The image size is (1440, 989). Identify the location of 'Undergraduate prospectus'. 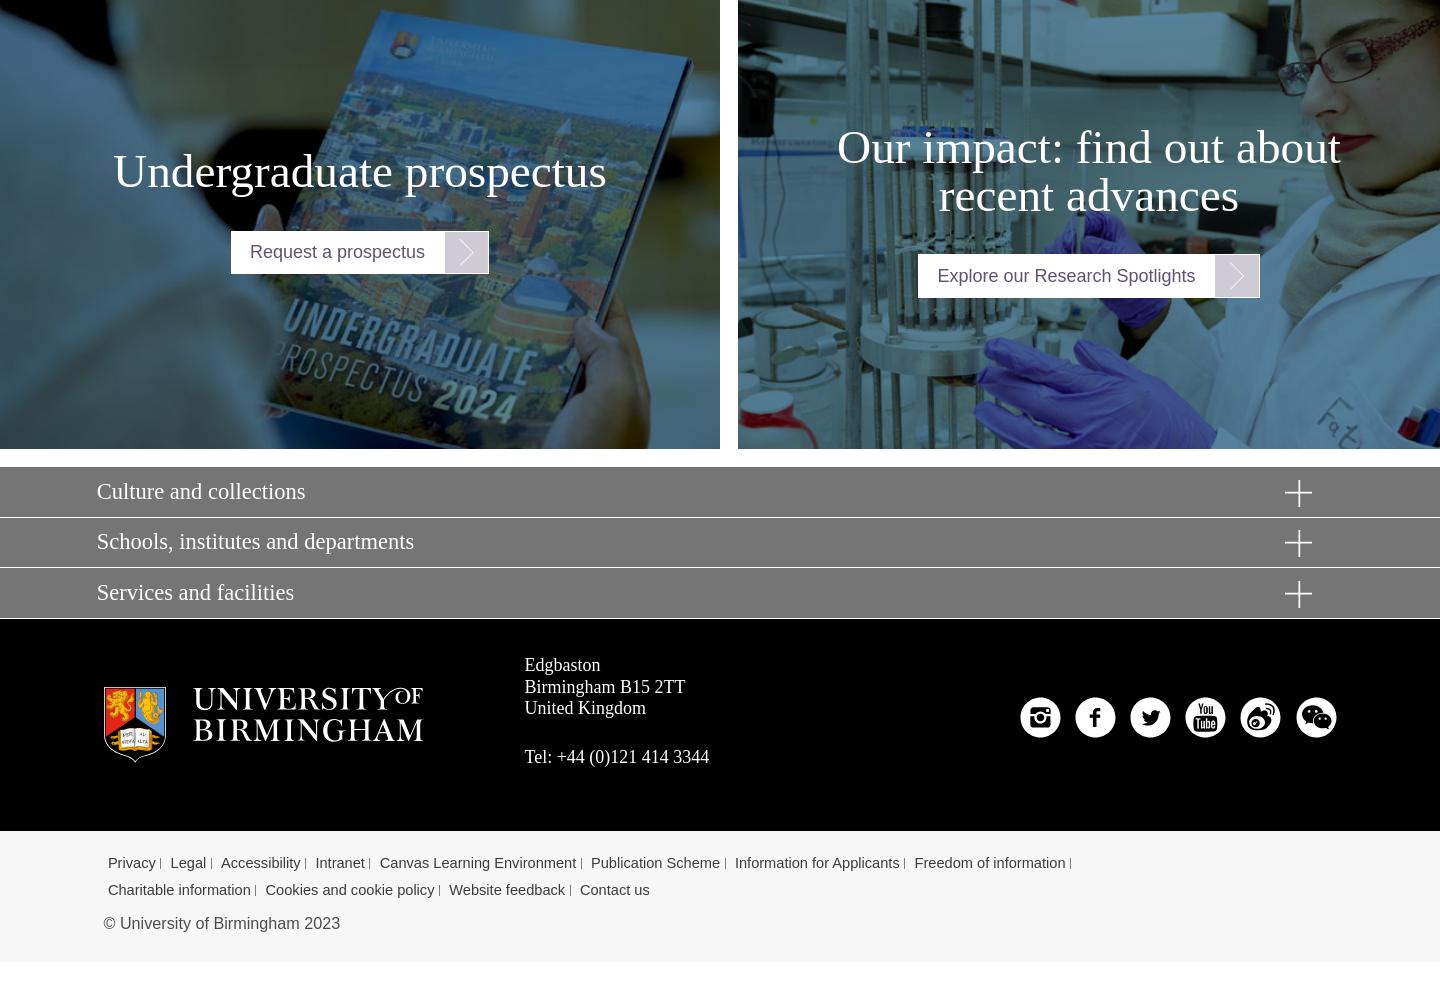
(359, 170).